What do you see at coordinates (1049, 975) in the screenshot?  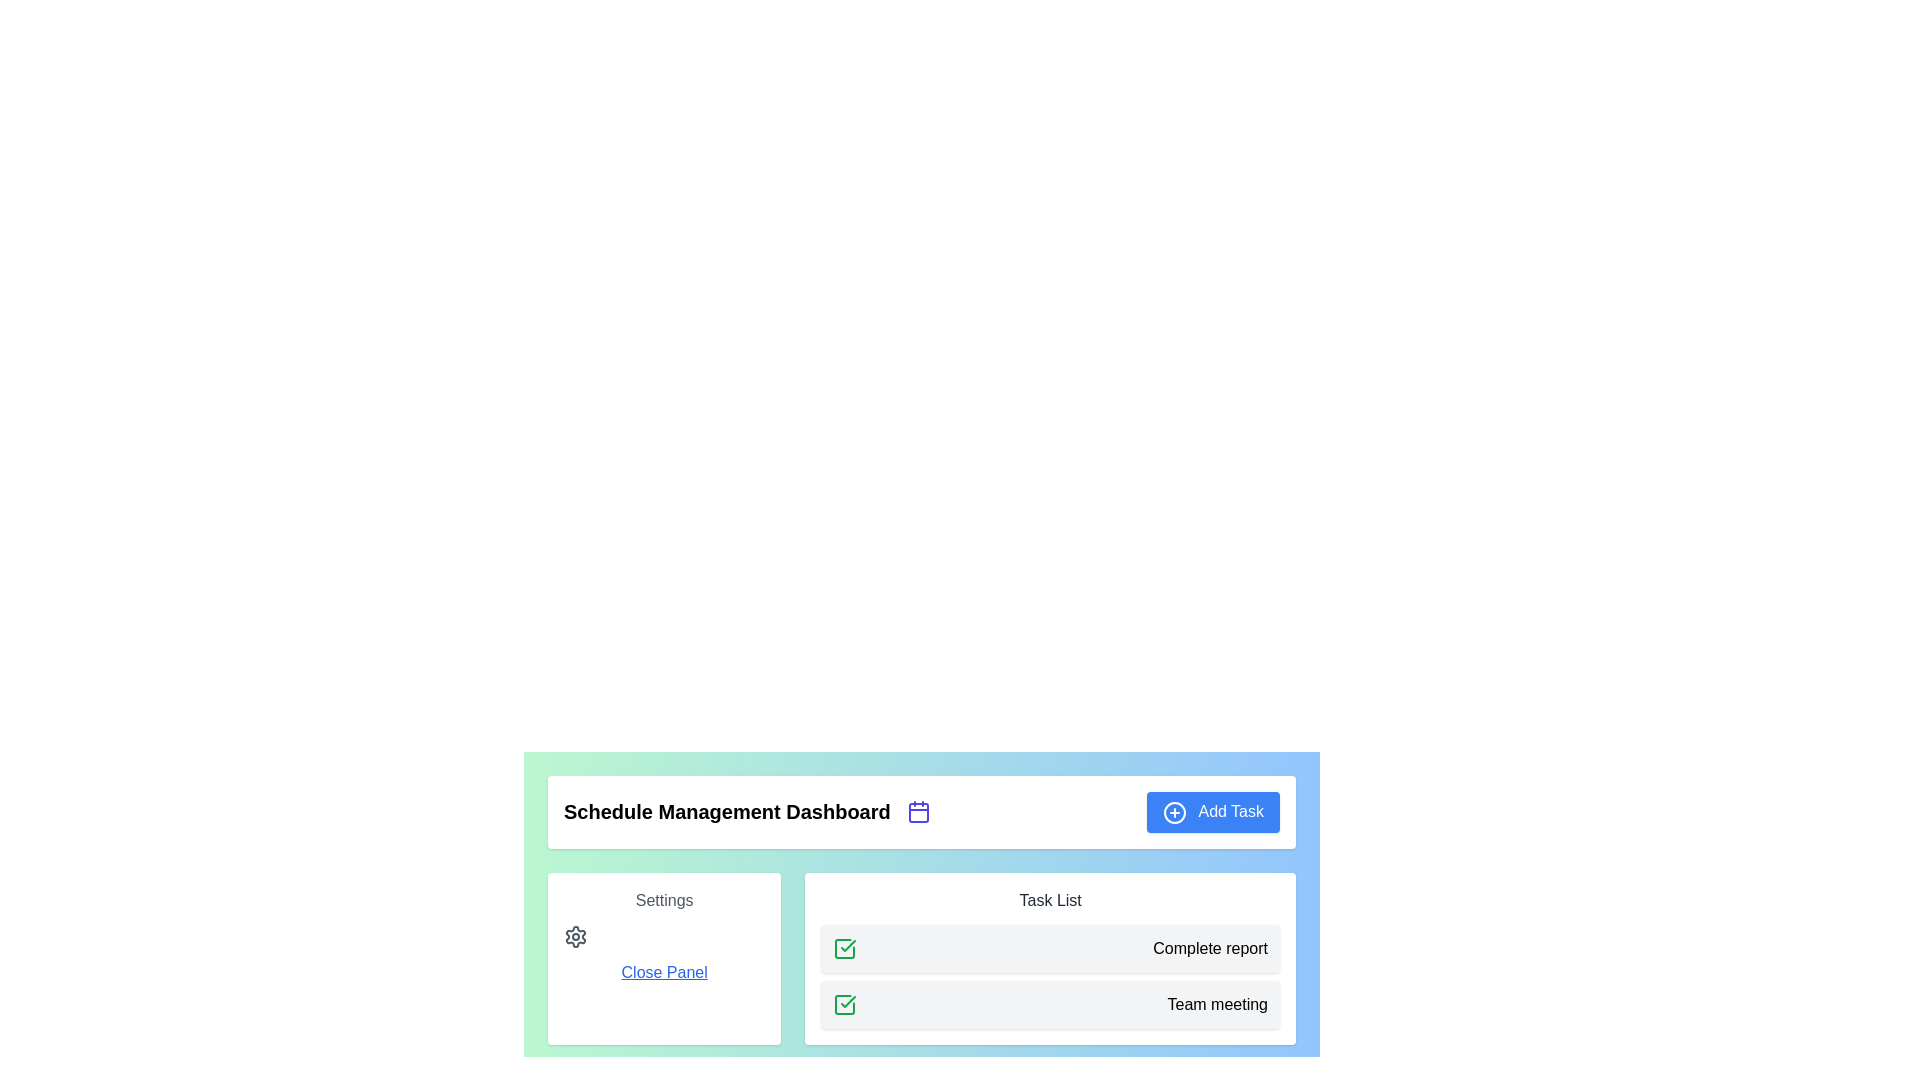 I see `the green checkmark icons of the task list element containing the tasks 'Complete report' and 'Team meeting', which is located in the 'Task List' section near the bottom right quadrant of the interface` at bounding box center [1049, 975].